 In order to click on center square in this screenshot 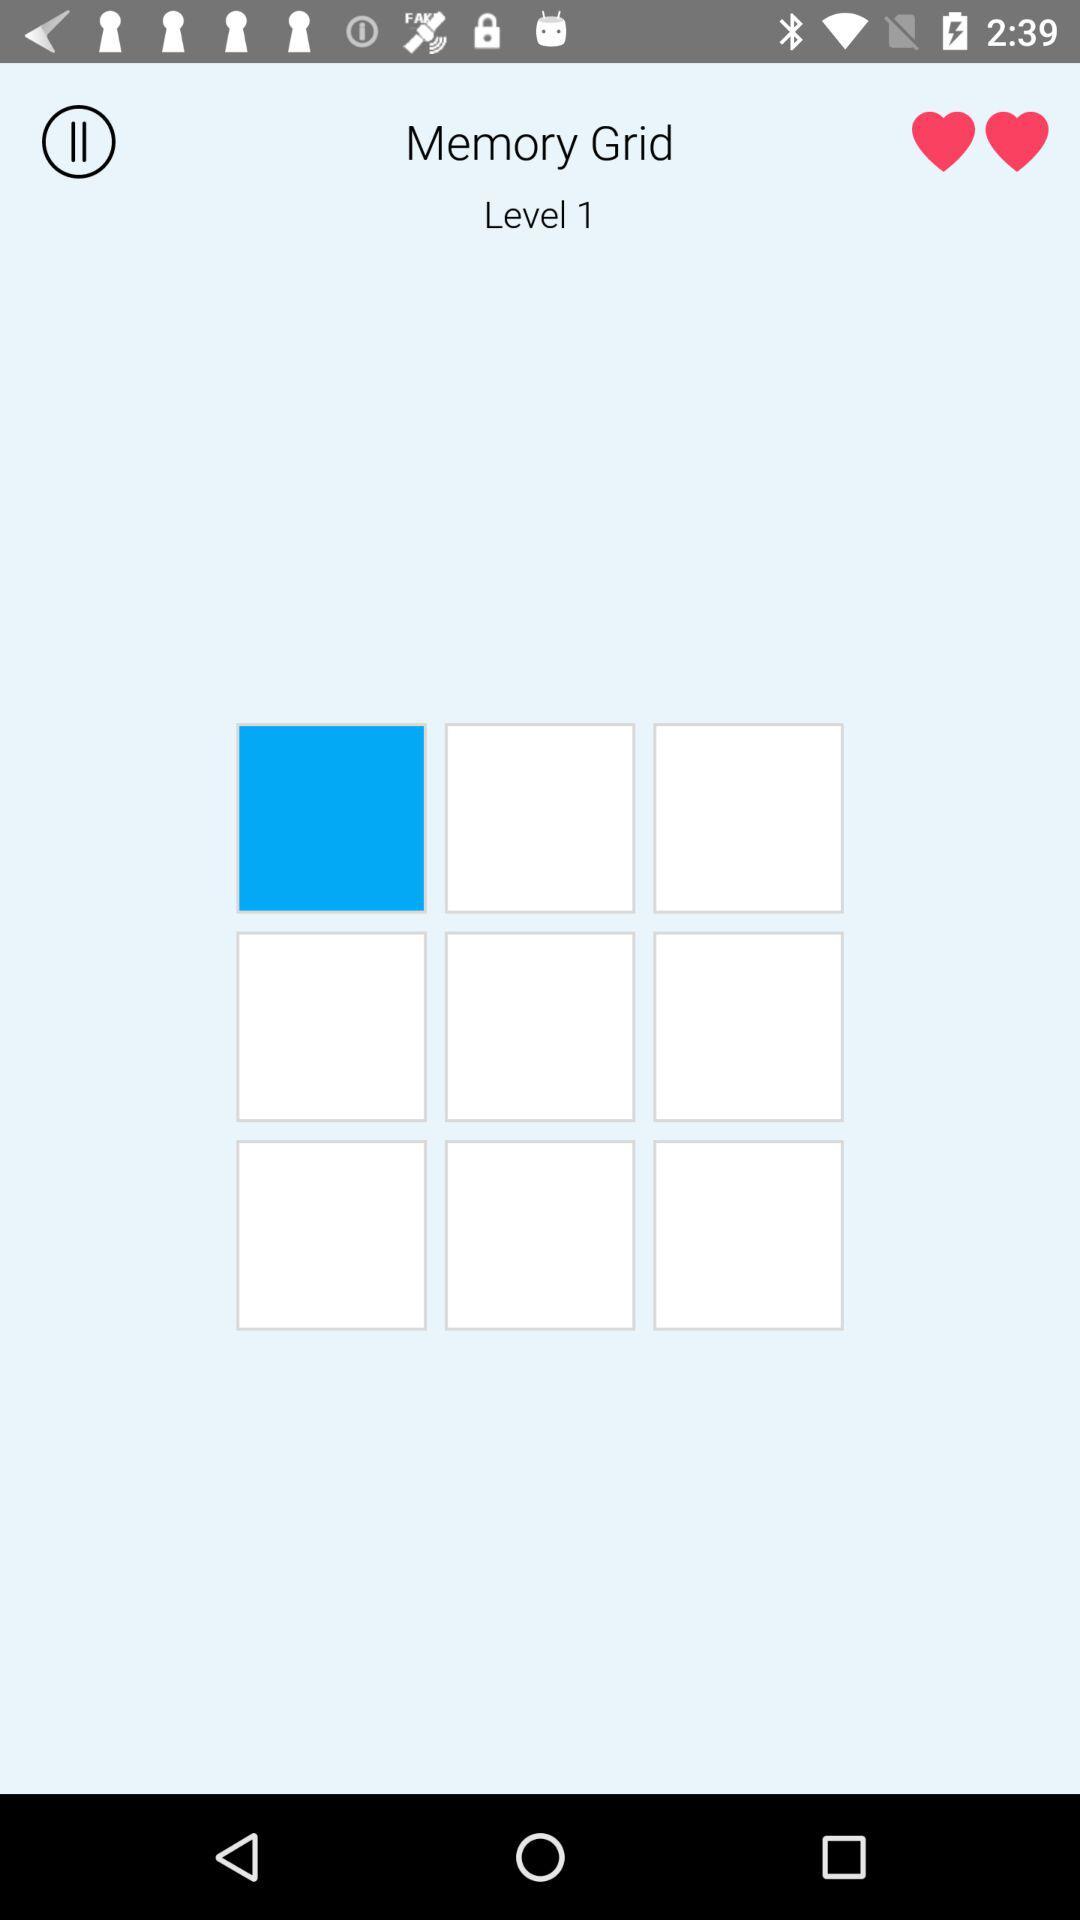, I will do `click(540, 1026)`.